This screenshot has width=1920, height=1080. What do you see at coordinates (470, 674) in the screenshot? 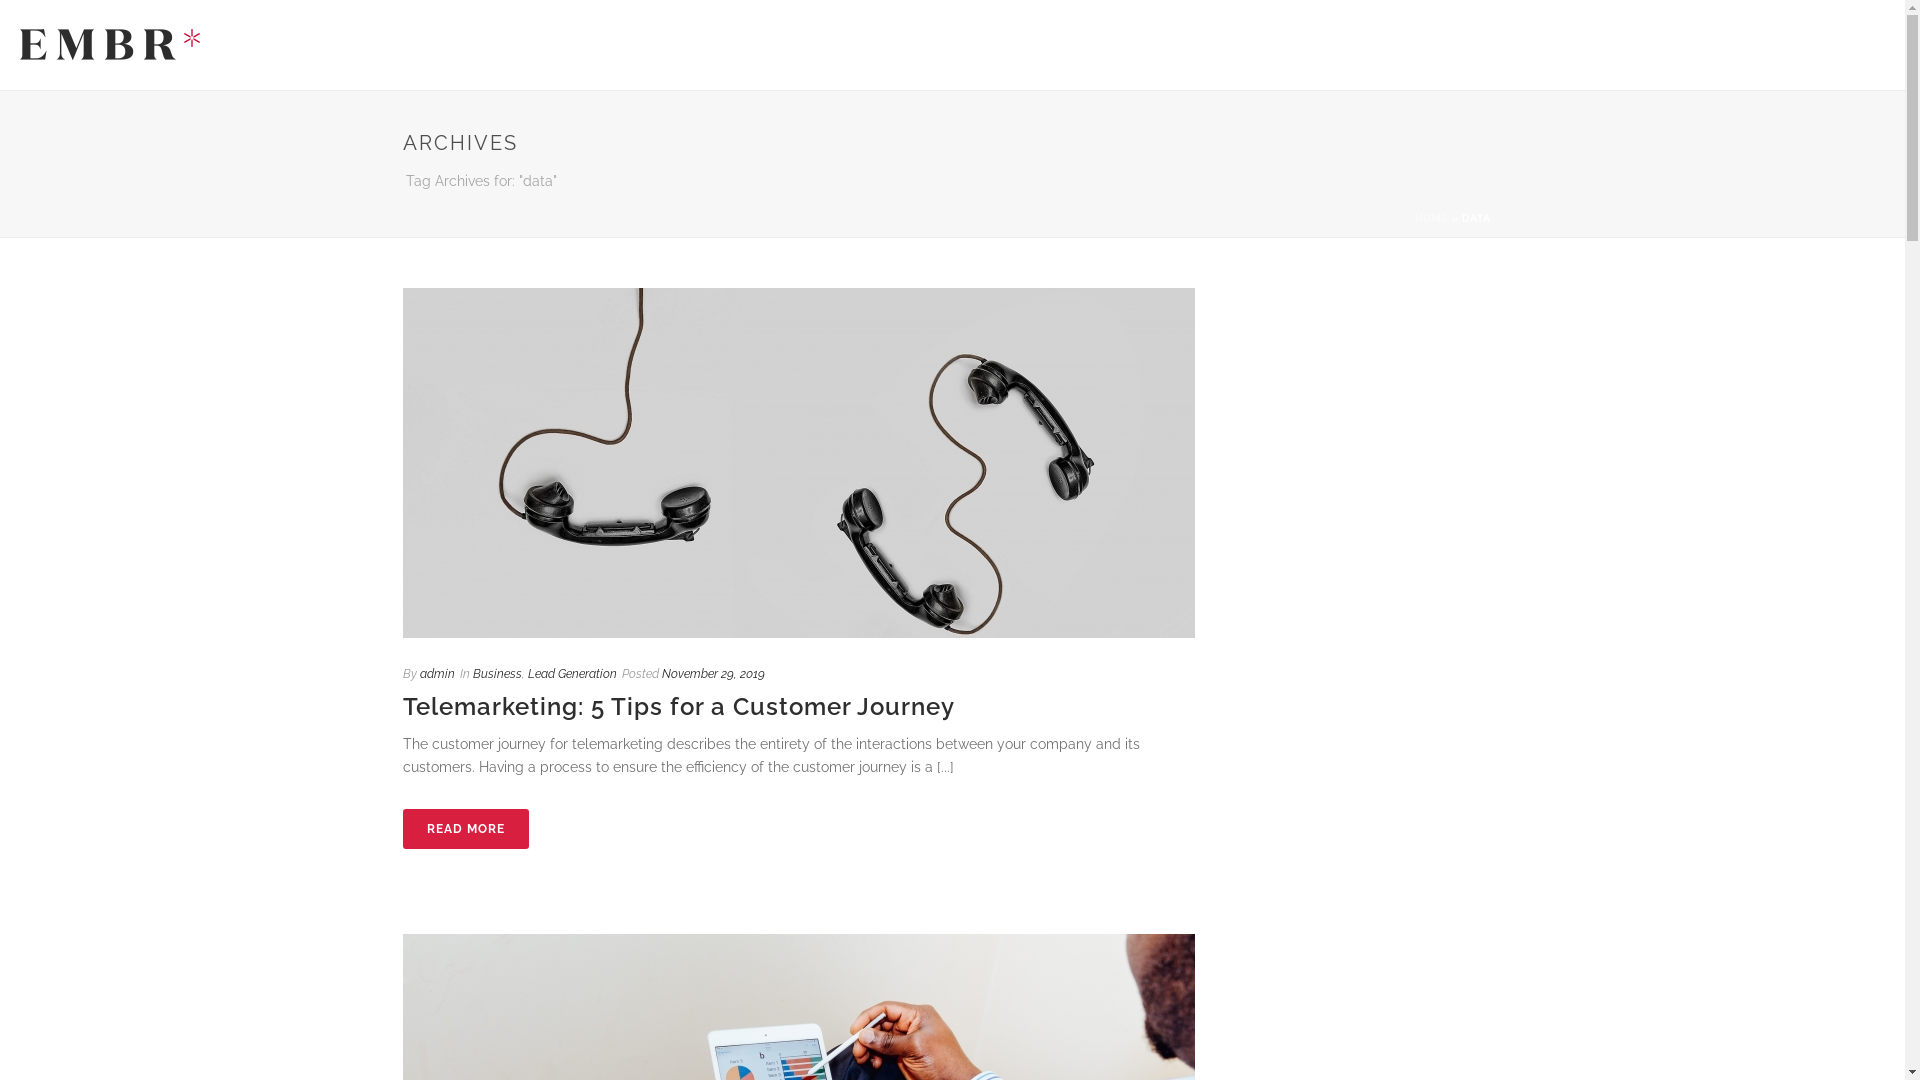
I see `'Business'` at bounding box center [470, 674].